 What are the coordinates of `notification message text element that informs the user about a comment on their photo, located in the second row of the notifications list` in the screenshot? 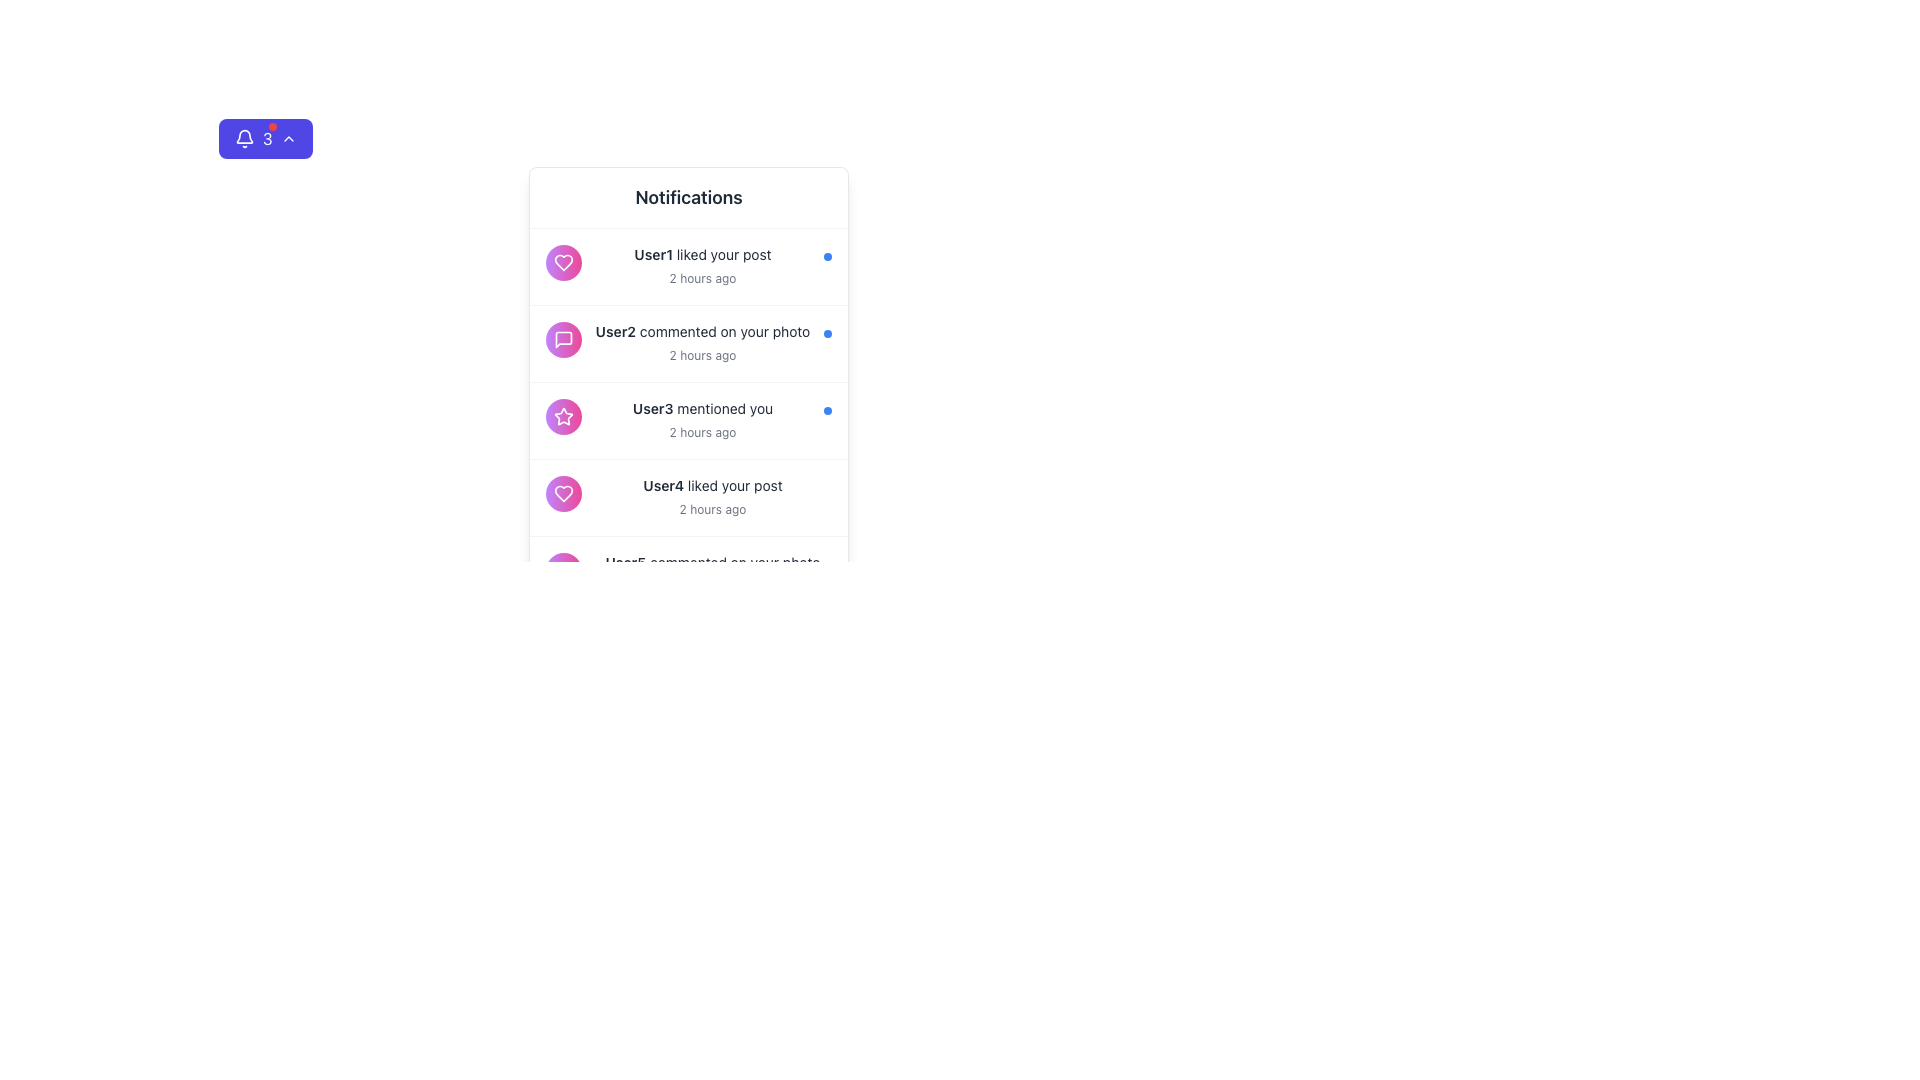 It's located at (702, 330).